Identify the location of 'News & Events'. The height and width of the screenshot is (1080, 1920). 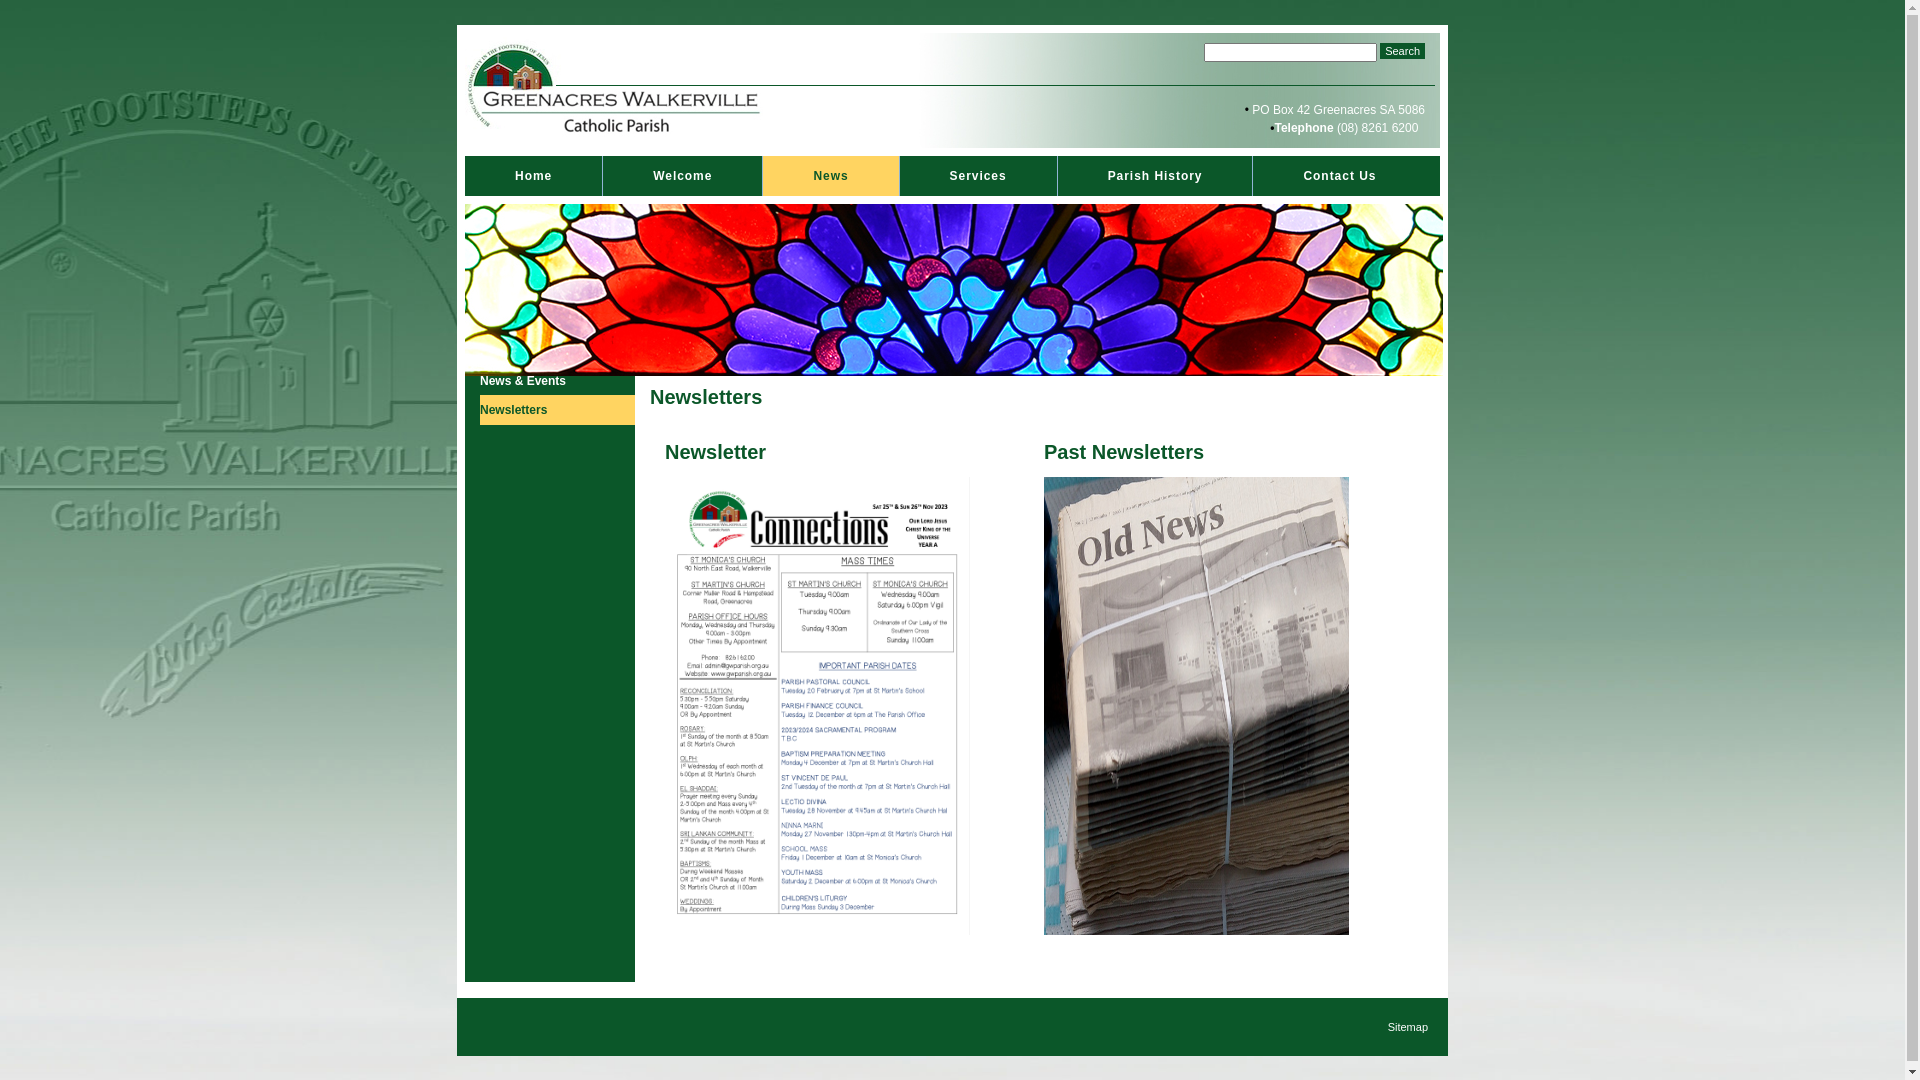
(480, 381).